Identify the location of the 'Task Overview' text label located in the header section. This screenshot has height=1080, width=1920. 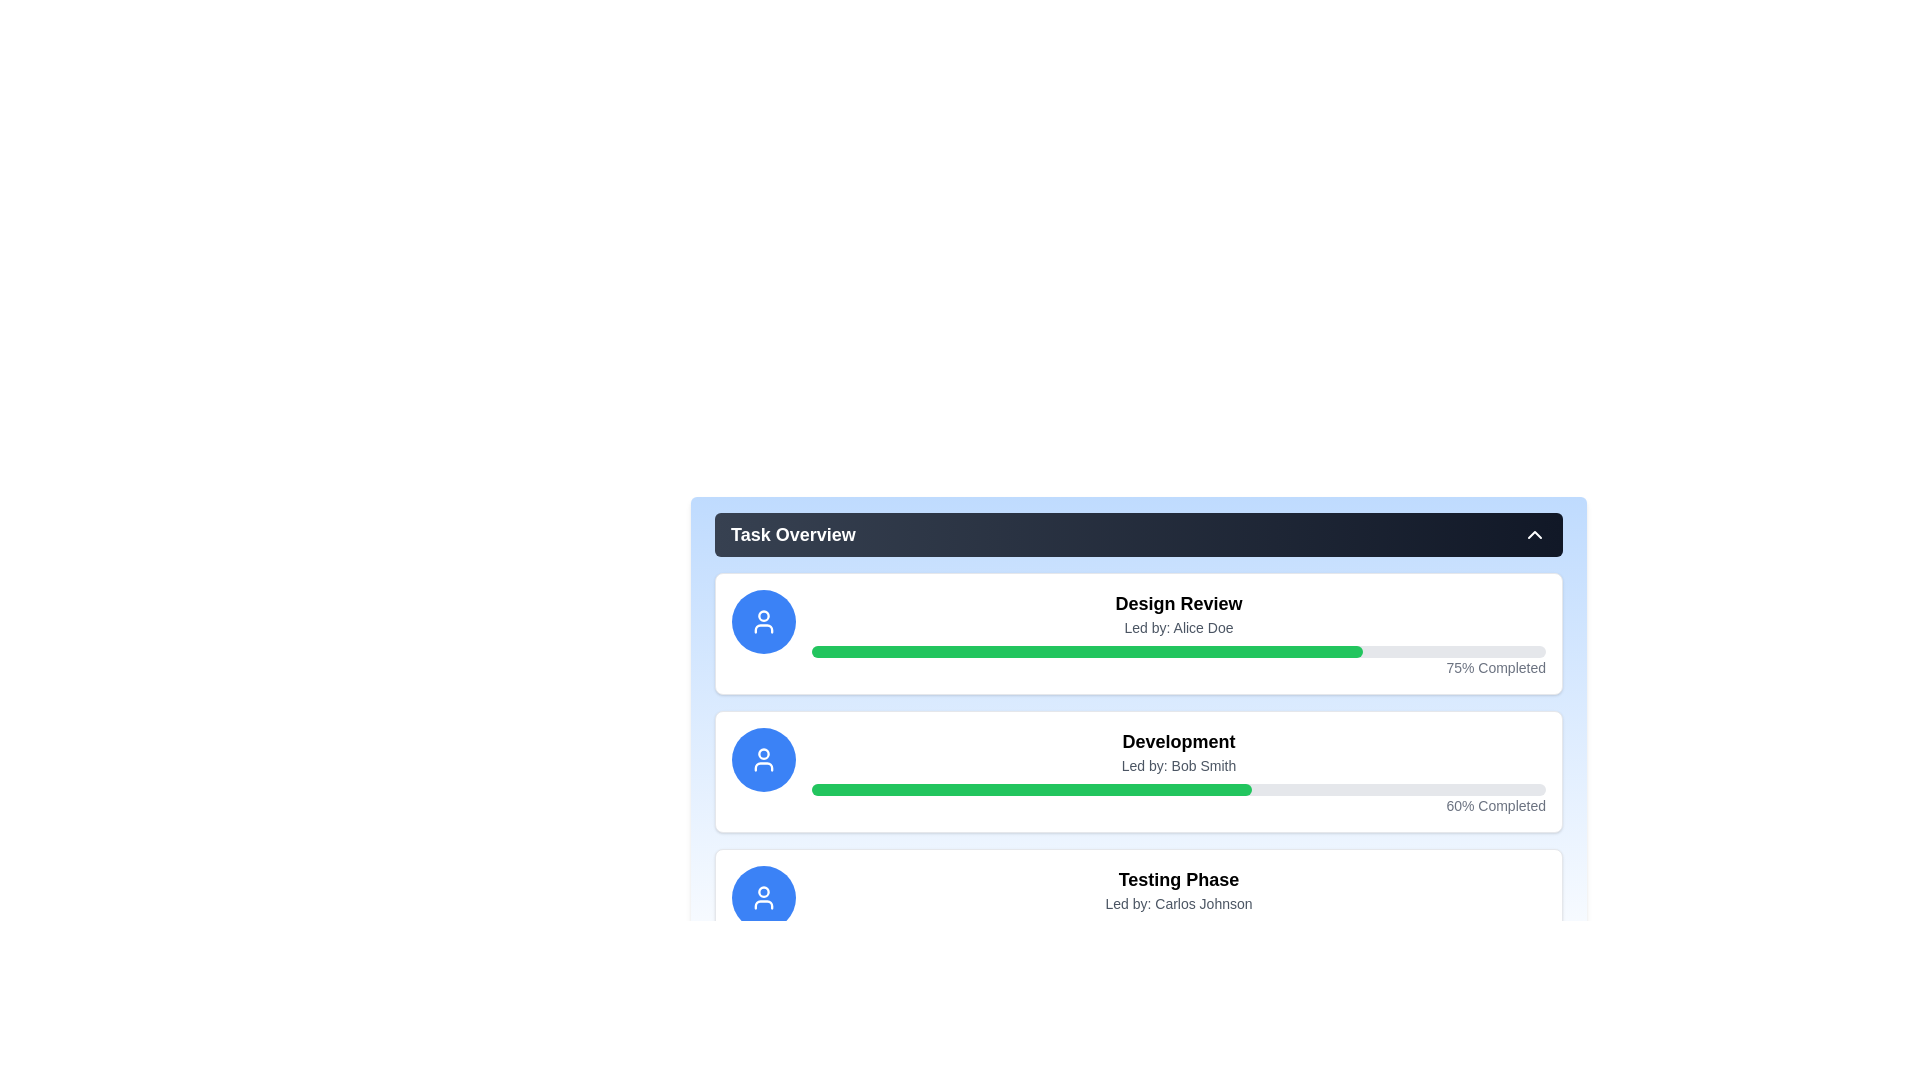
(792, 534).